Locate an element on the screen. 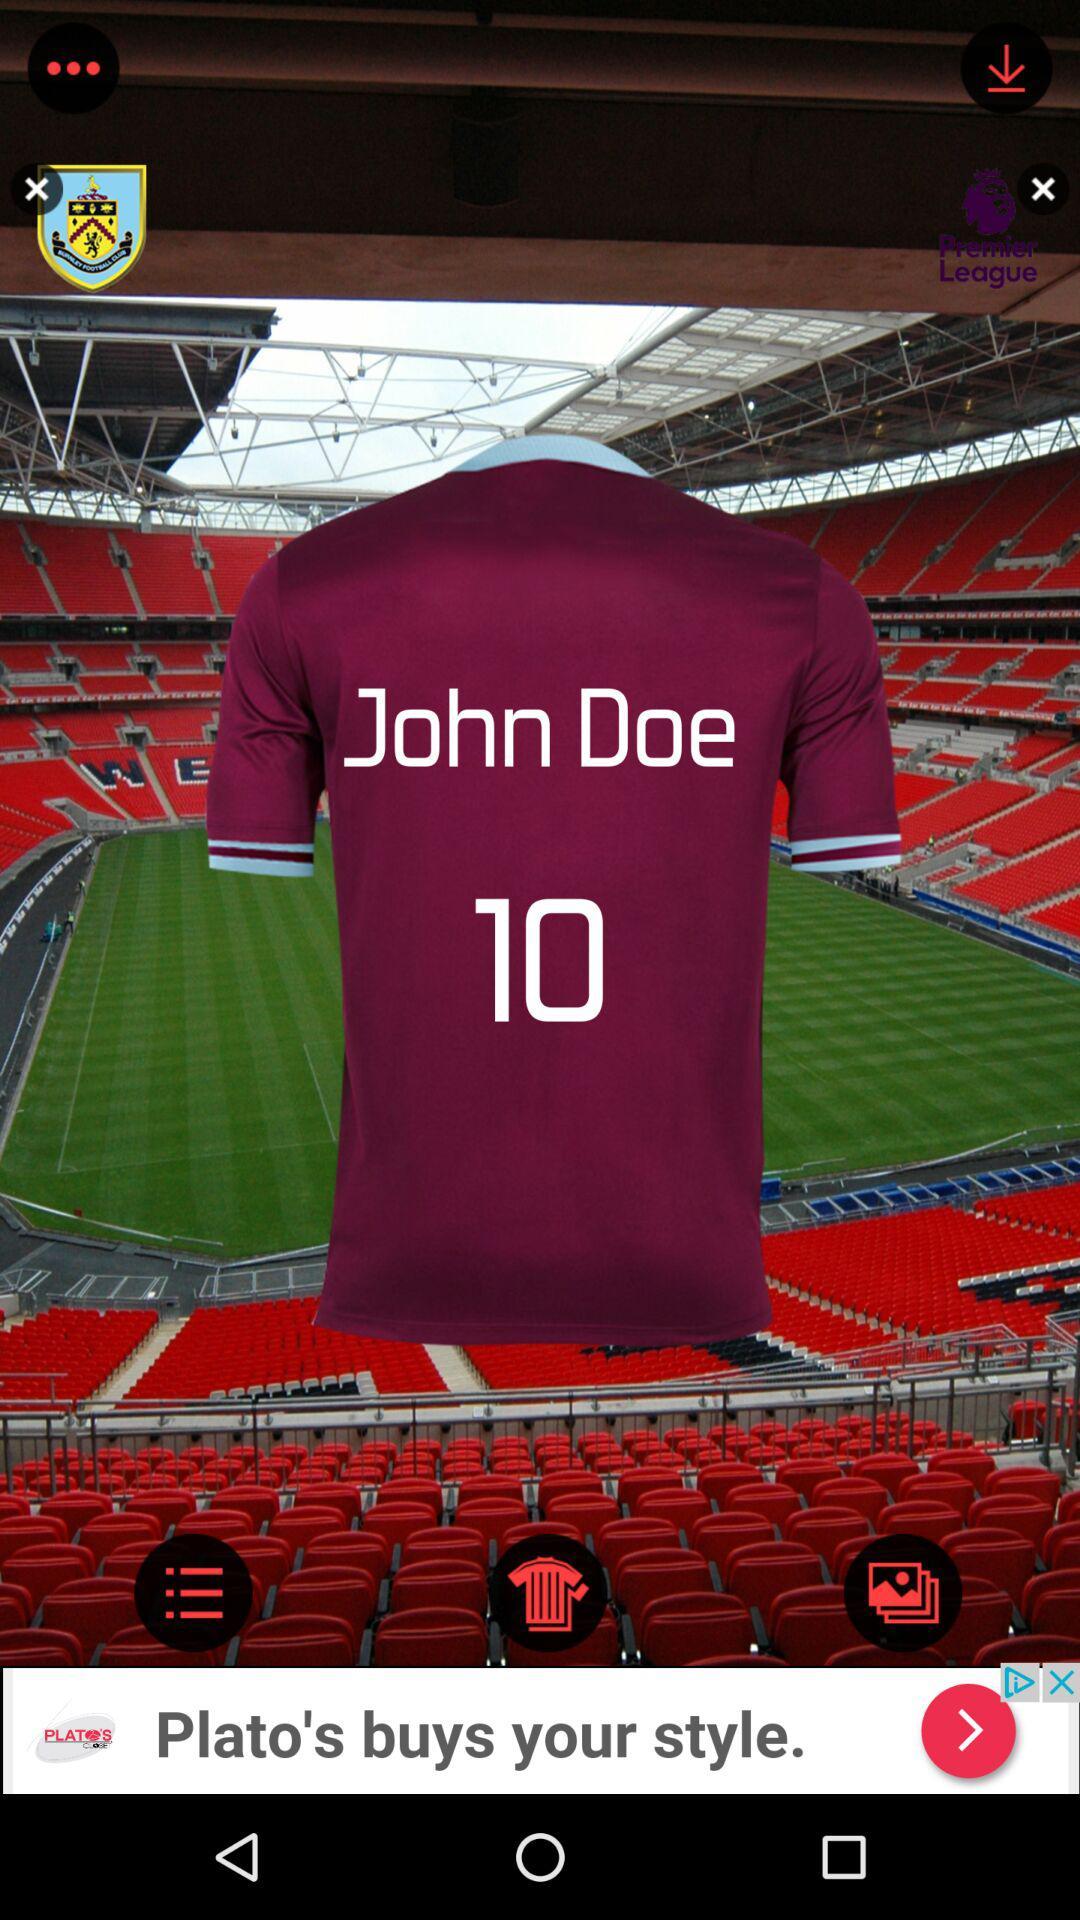 This screenshot has height=1920, width=1080. the close icon is located at coordinates (31, 188).